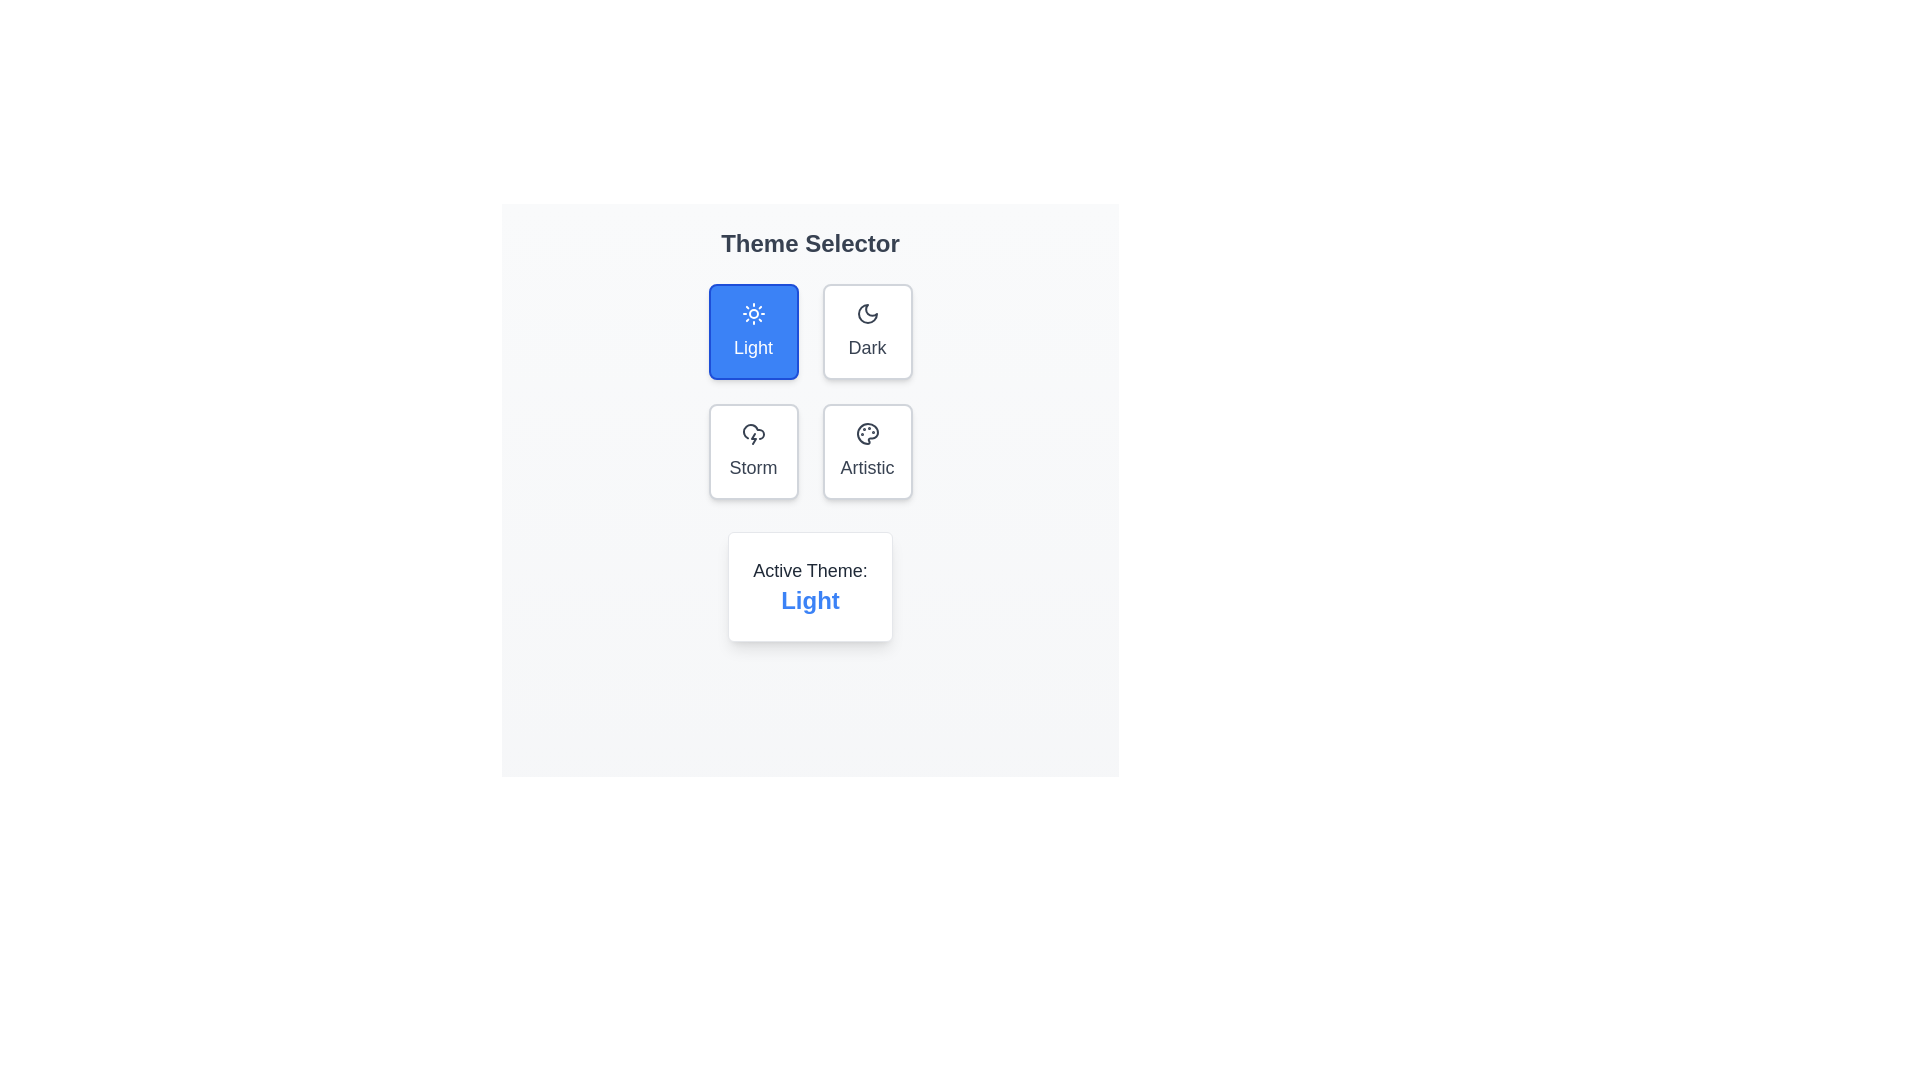 Image resolution: width=1920 pixels, height=1080 pixels. Describe the element at coordinates (752, 330) in the screenshot. I see `the button corresponding to the theme Light` at that location.